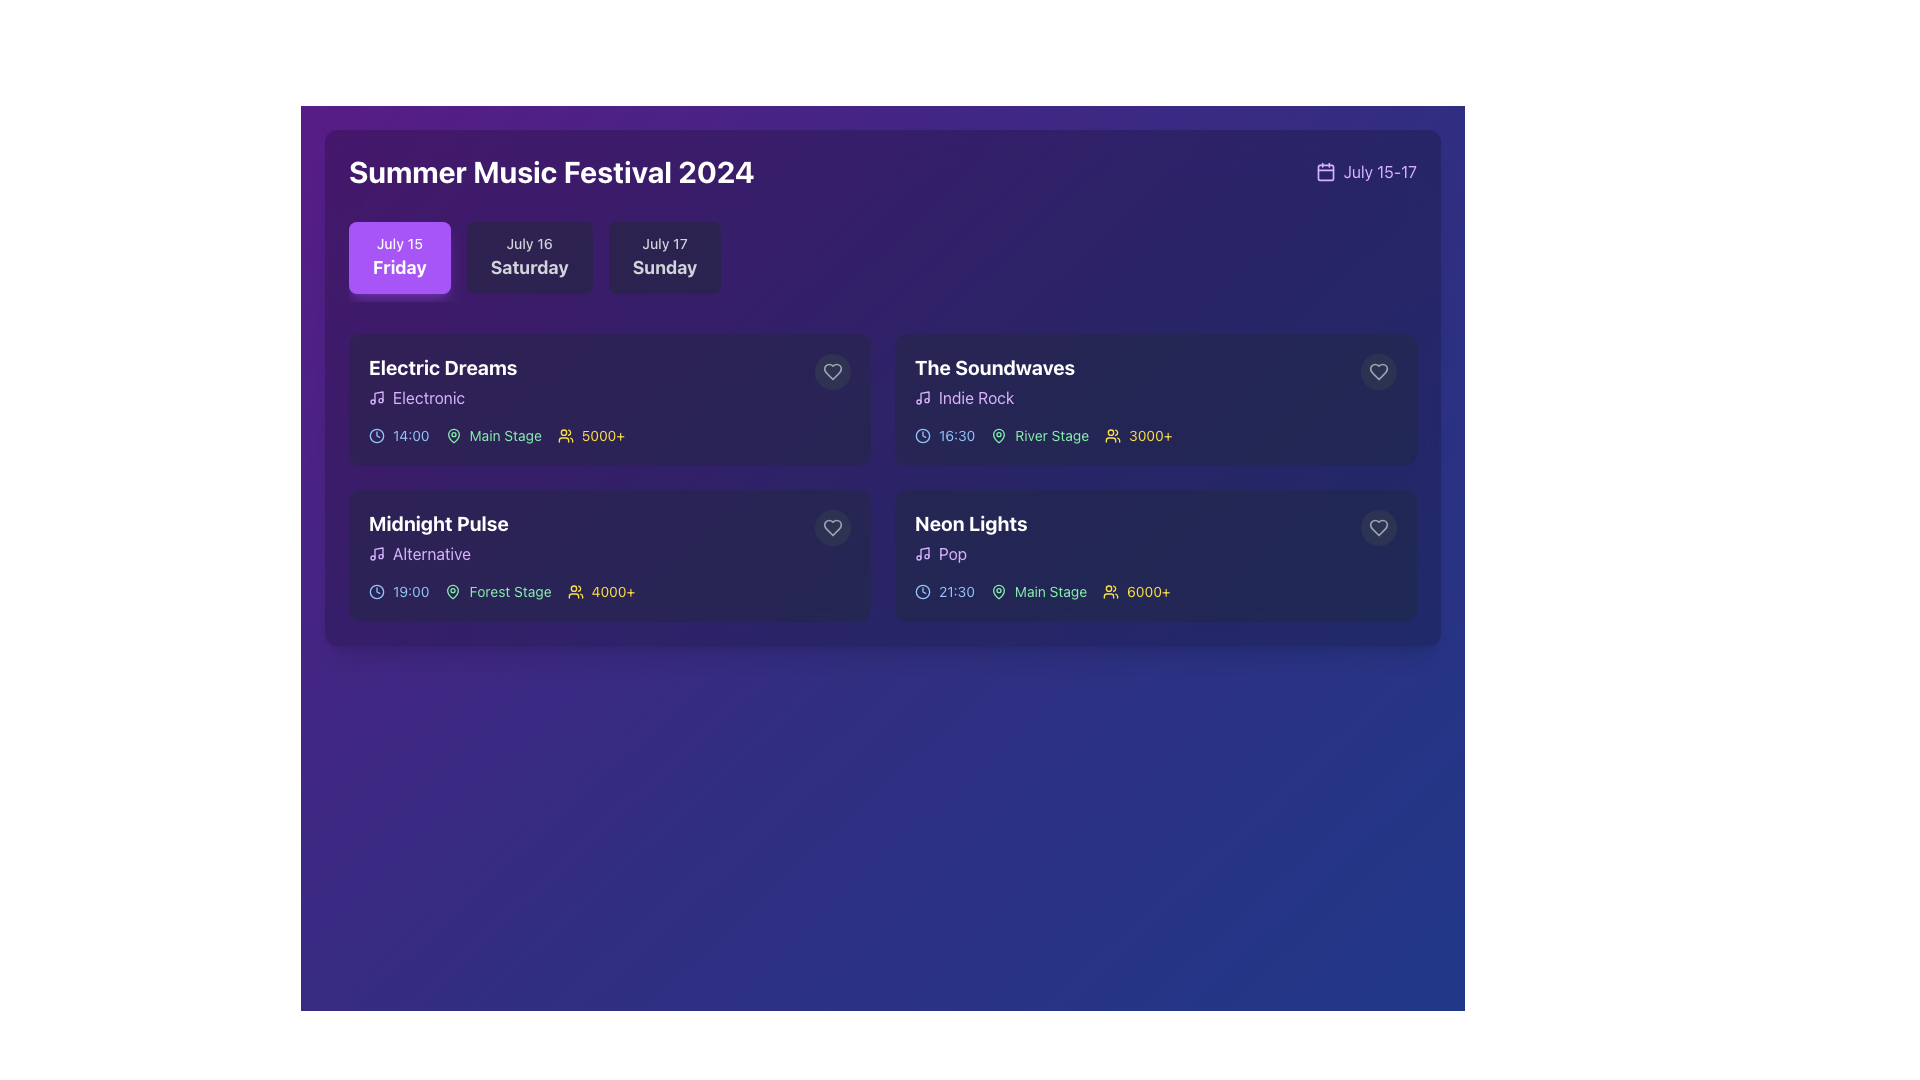  I want to click on the clock icon located in the second row, rightmost card labeled 'Neon Lights', which visually indicates the time '21:30', so click(921, 590).